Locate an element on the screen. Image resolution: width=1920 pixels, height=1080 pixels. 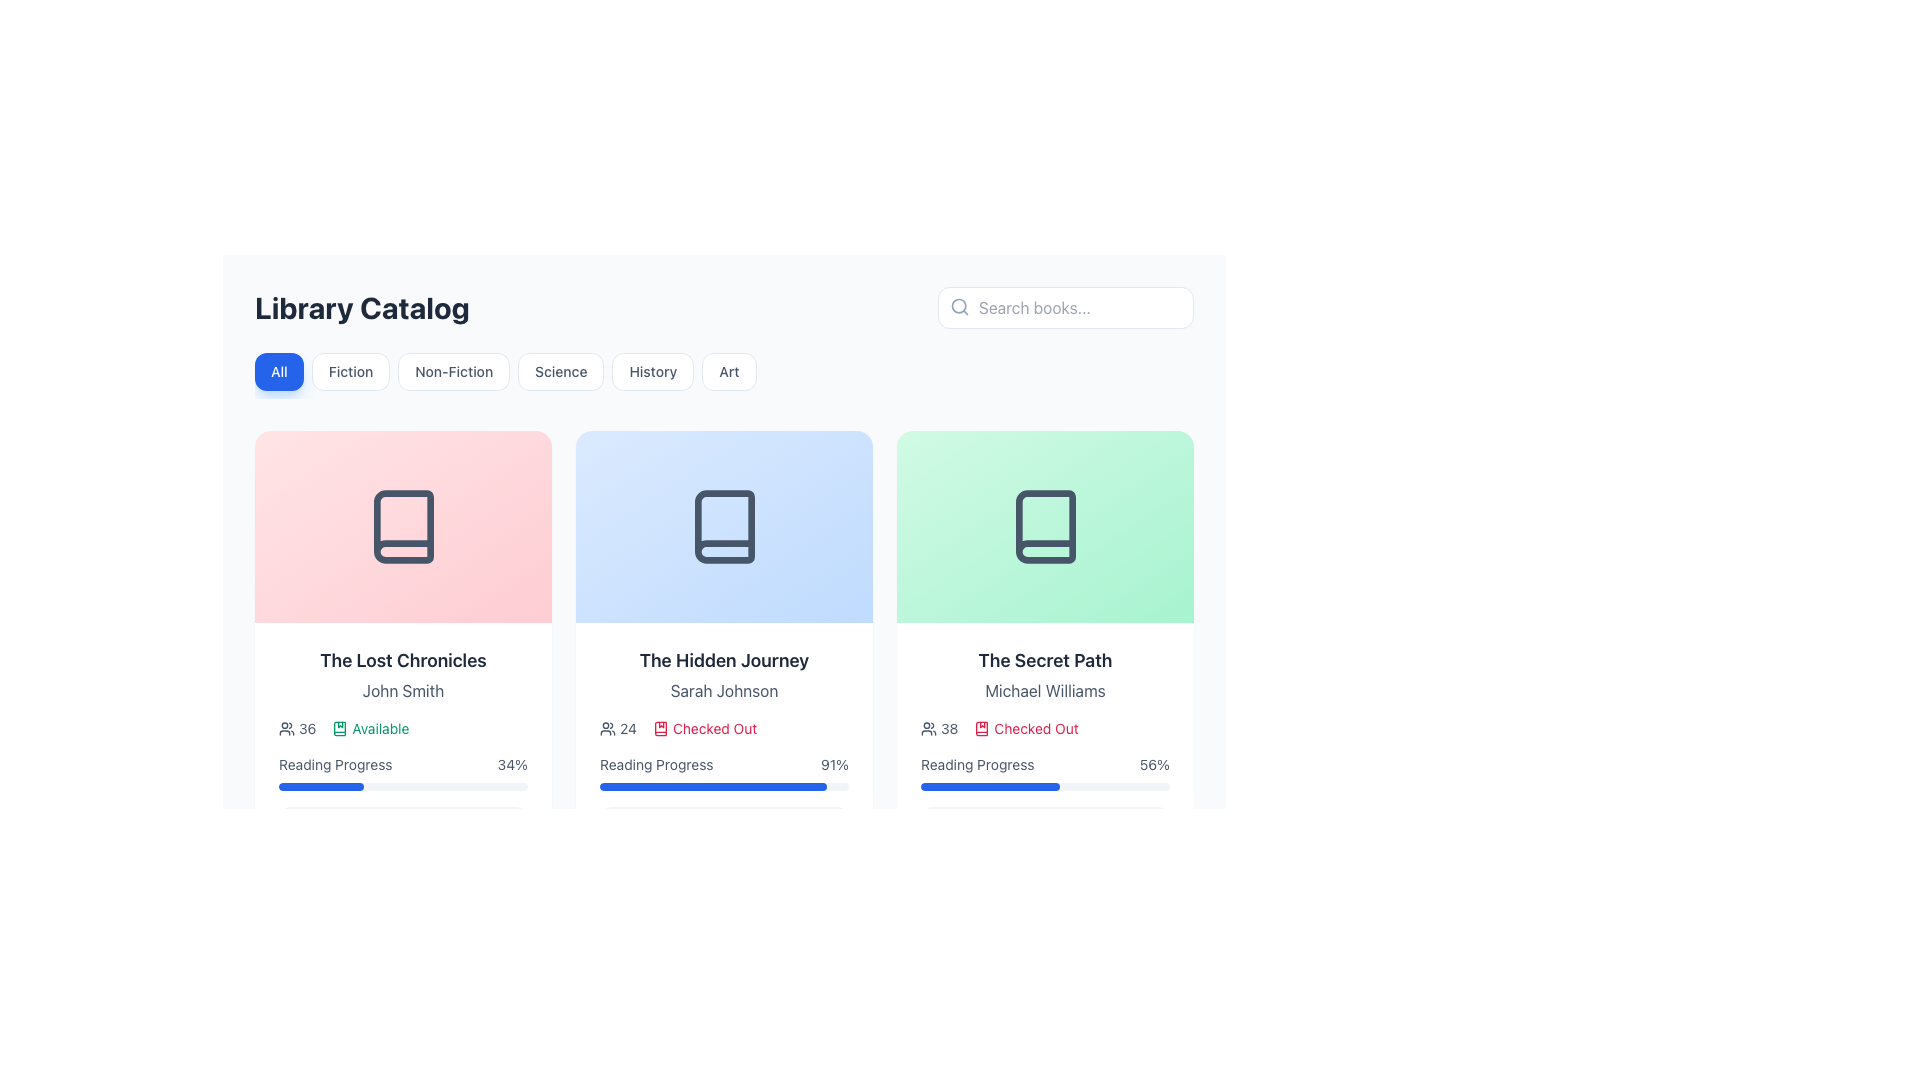
availability status text for the book 'The Lost Chronicles', located under the title and author, alongside the participant count is located at coordinates (370, 729).